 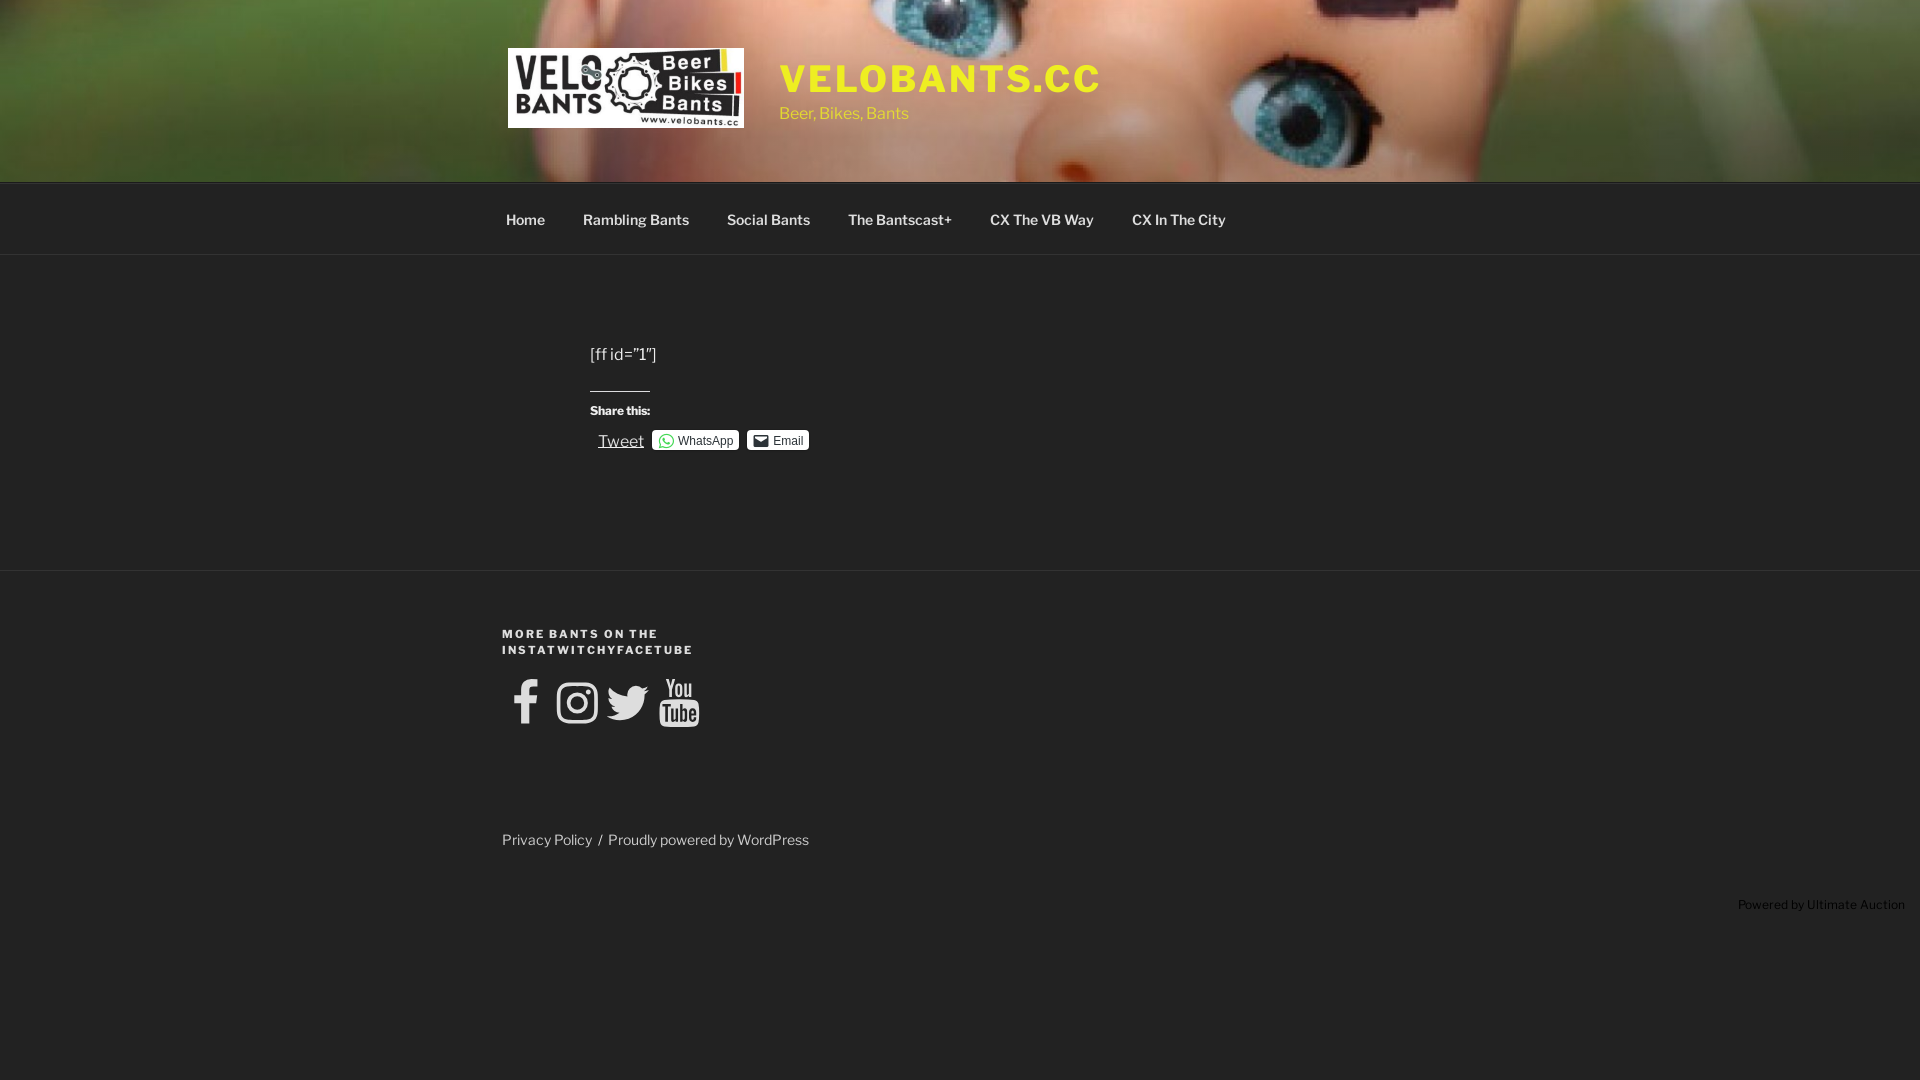 What do you see at coordinates (776, 438) in the screenshot?
I see `'Email'` at bounding box center [776, 438].